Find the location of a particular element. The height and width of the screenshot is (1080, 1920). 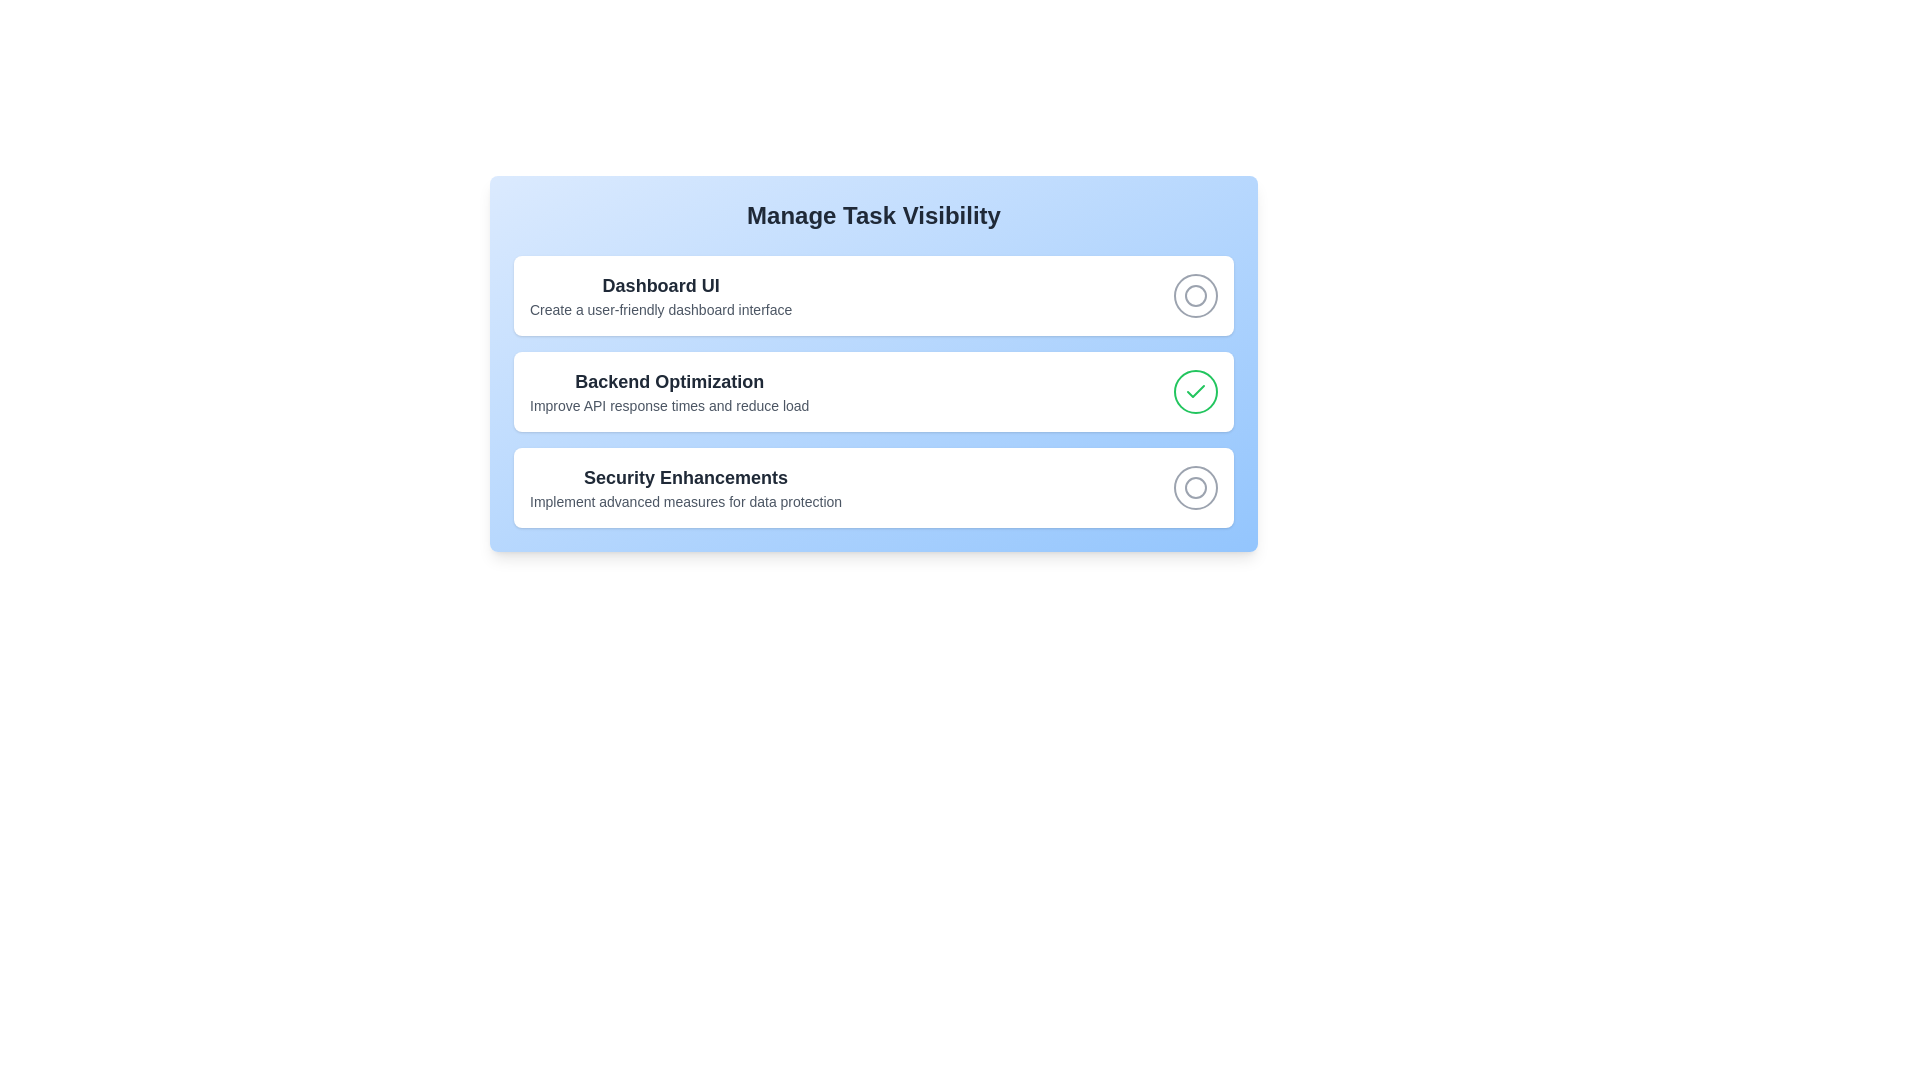

text label that states 'Improve API response times and reduce load', which is styled in gray and located below the 'Backend Optimization' title is located at coordinates (669, 405).